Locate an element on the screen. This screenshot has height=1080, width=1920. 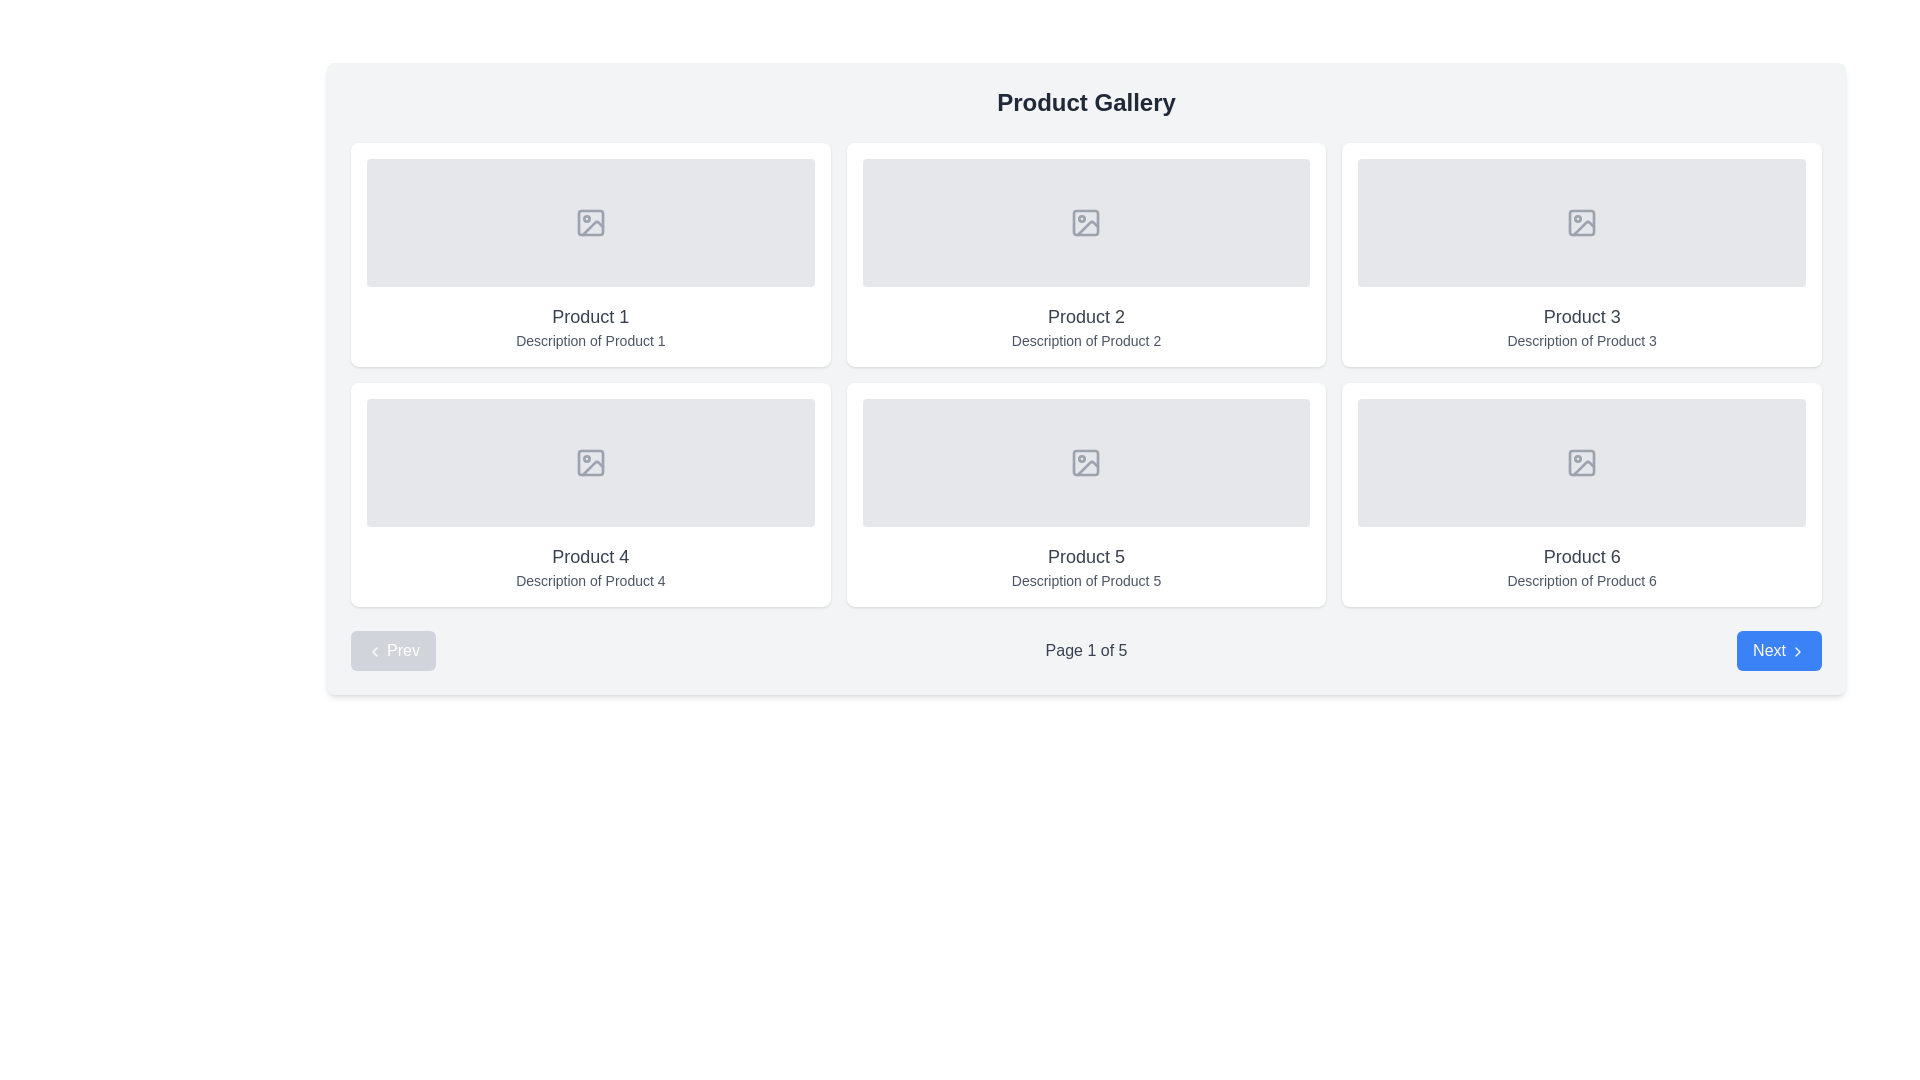
the text element that indicates the current page and total number of pages in the pagination section, located at the center bottom of the interface between the 'Prev' and 'Next' buttons is located at coordinates (1085, 651).